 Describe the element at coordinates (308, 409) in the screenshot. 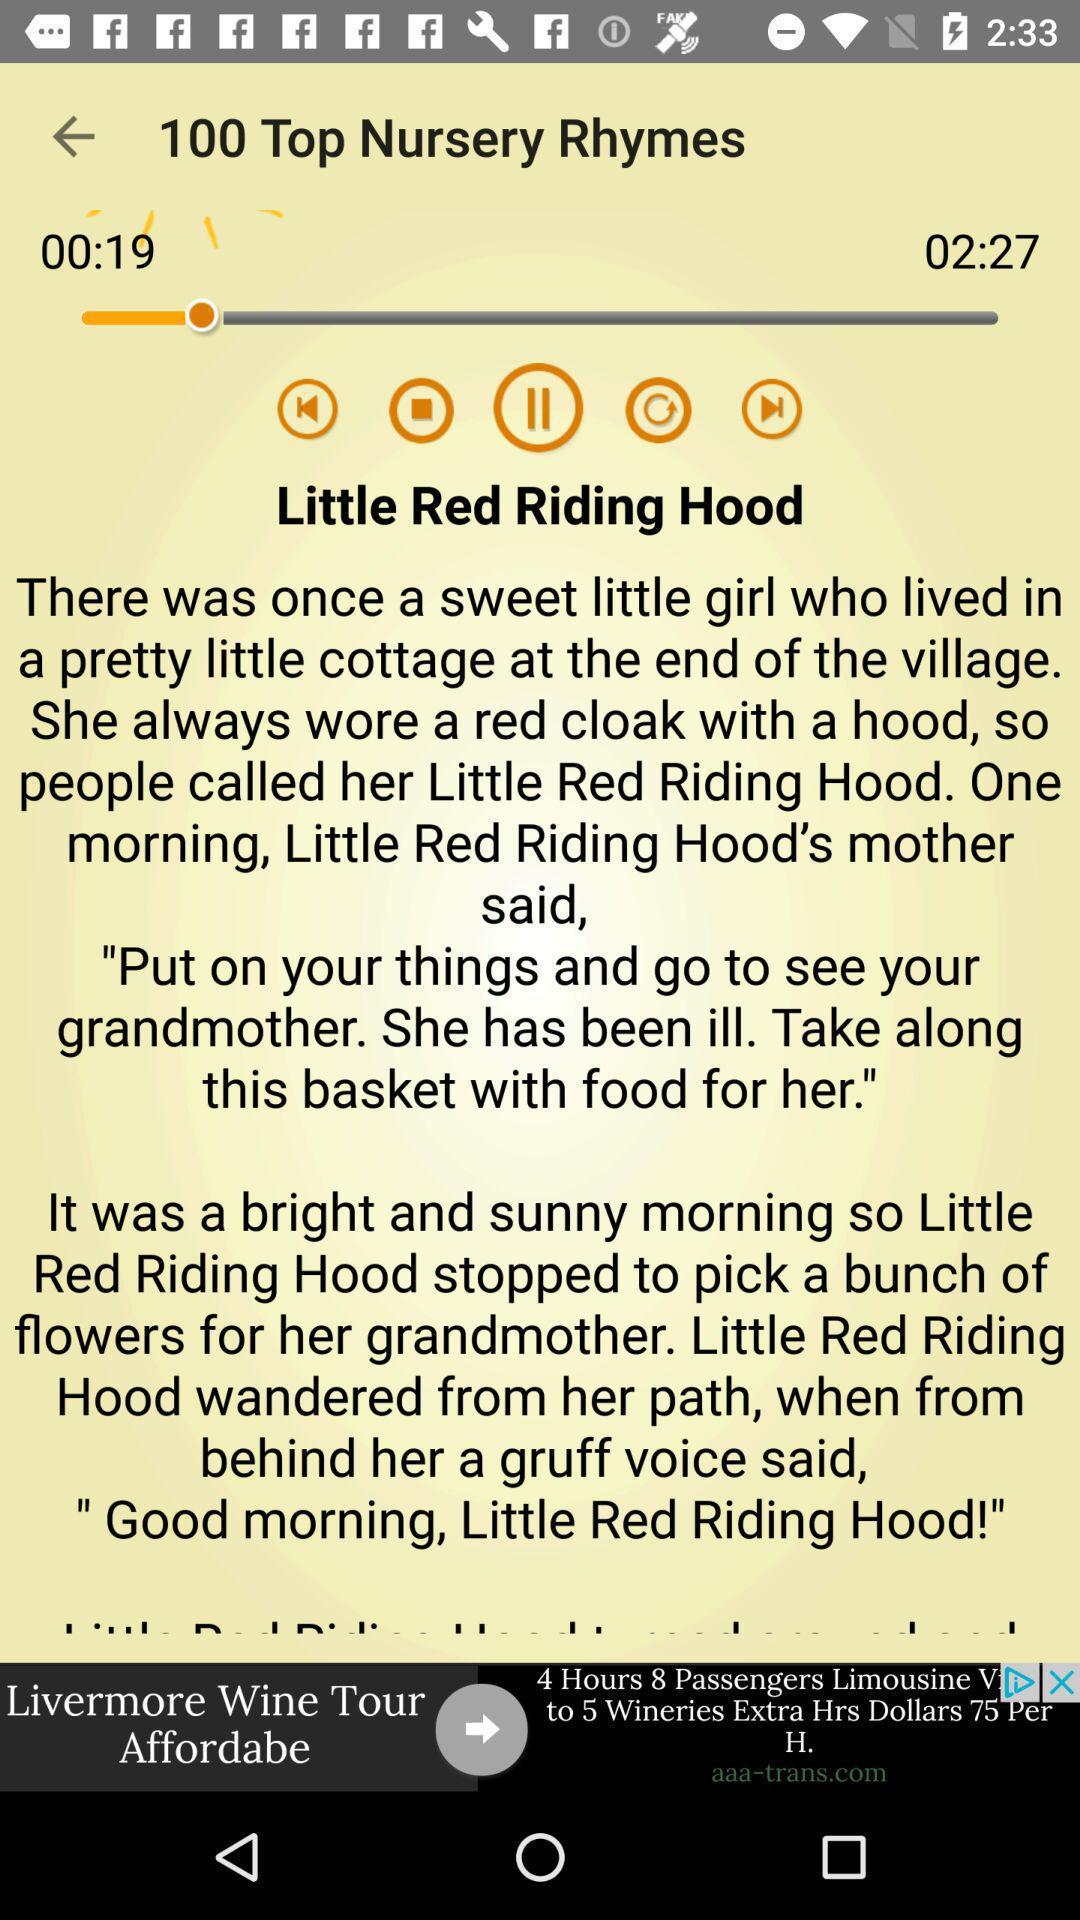

I see `go back` at that location.